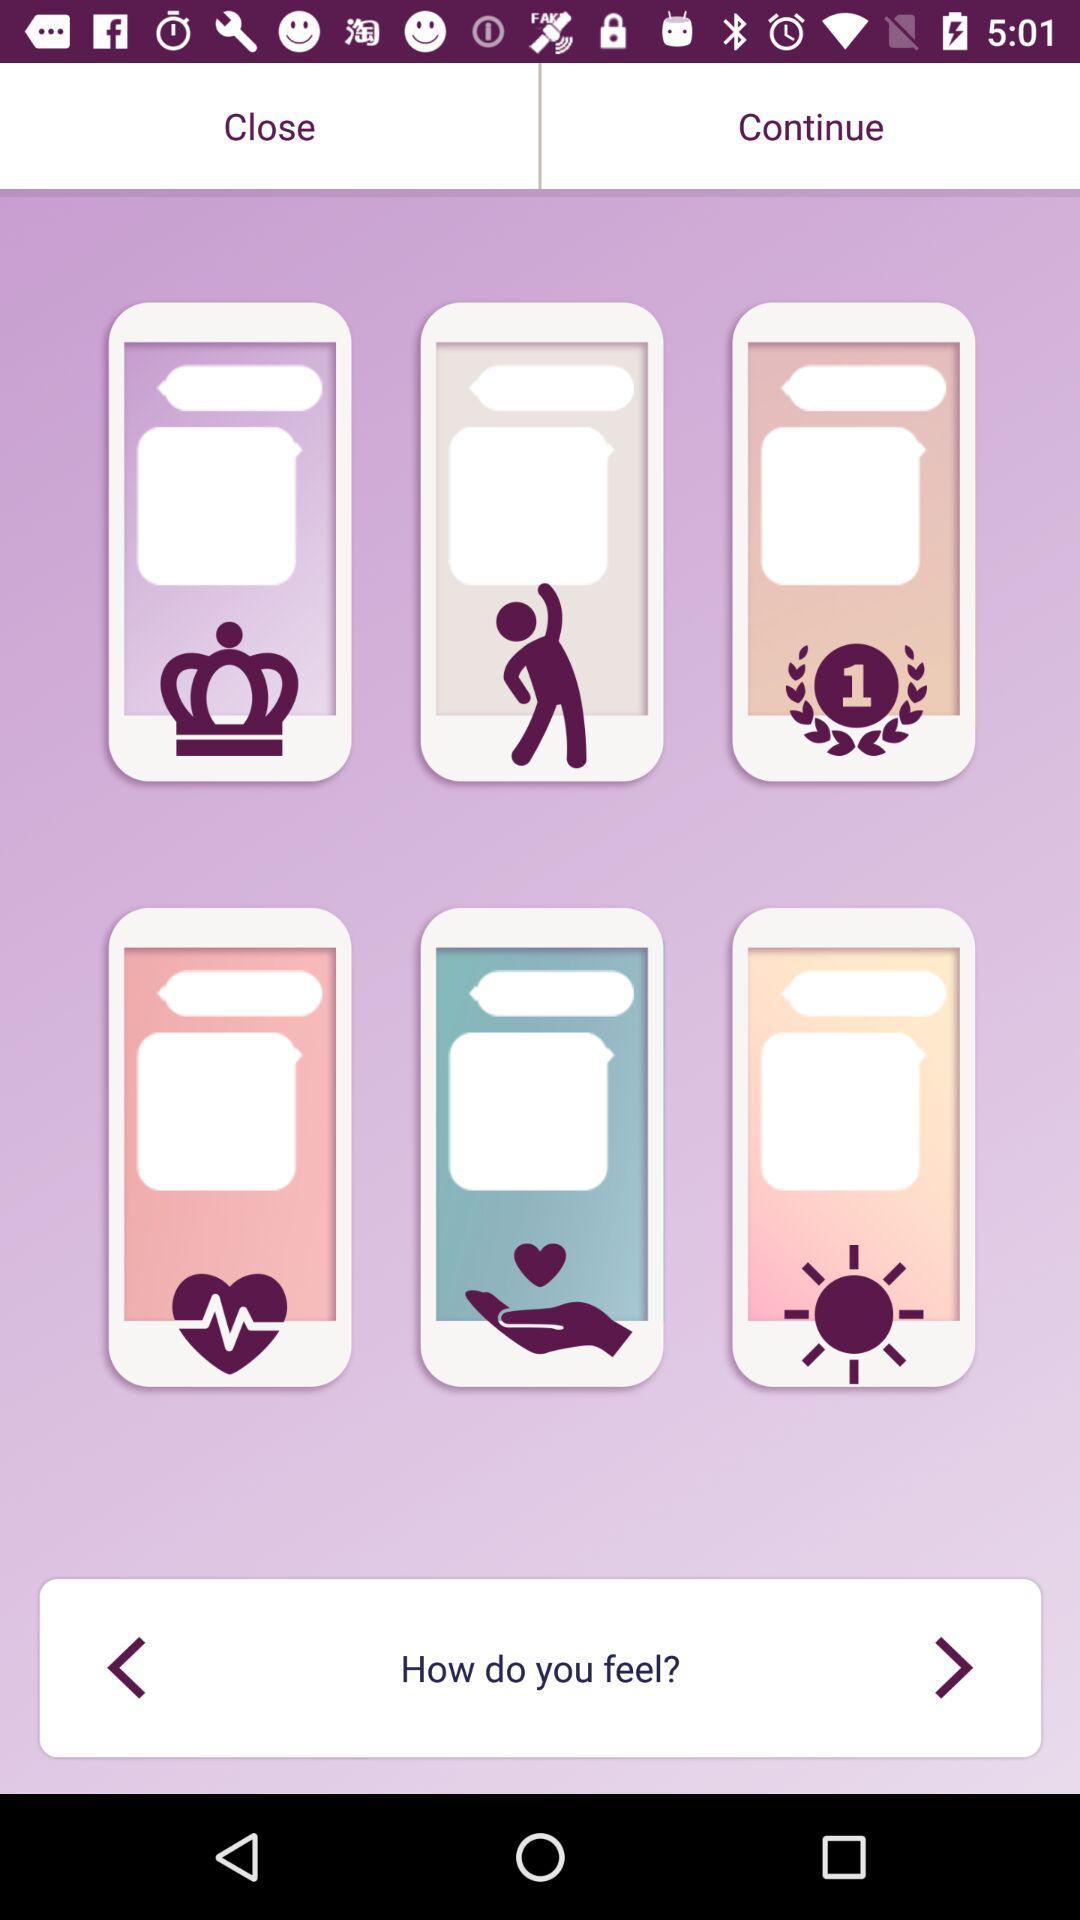  I want to click on preview icone, so click(126, 1667).